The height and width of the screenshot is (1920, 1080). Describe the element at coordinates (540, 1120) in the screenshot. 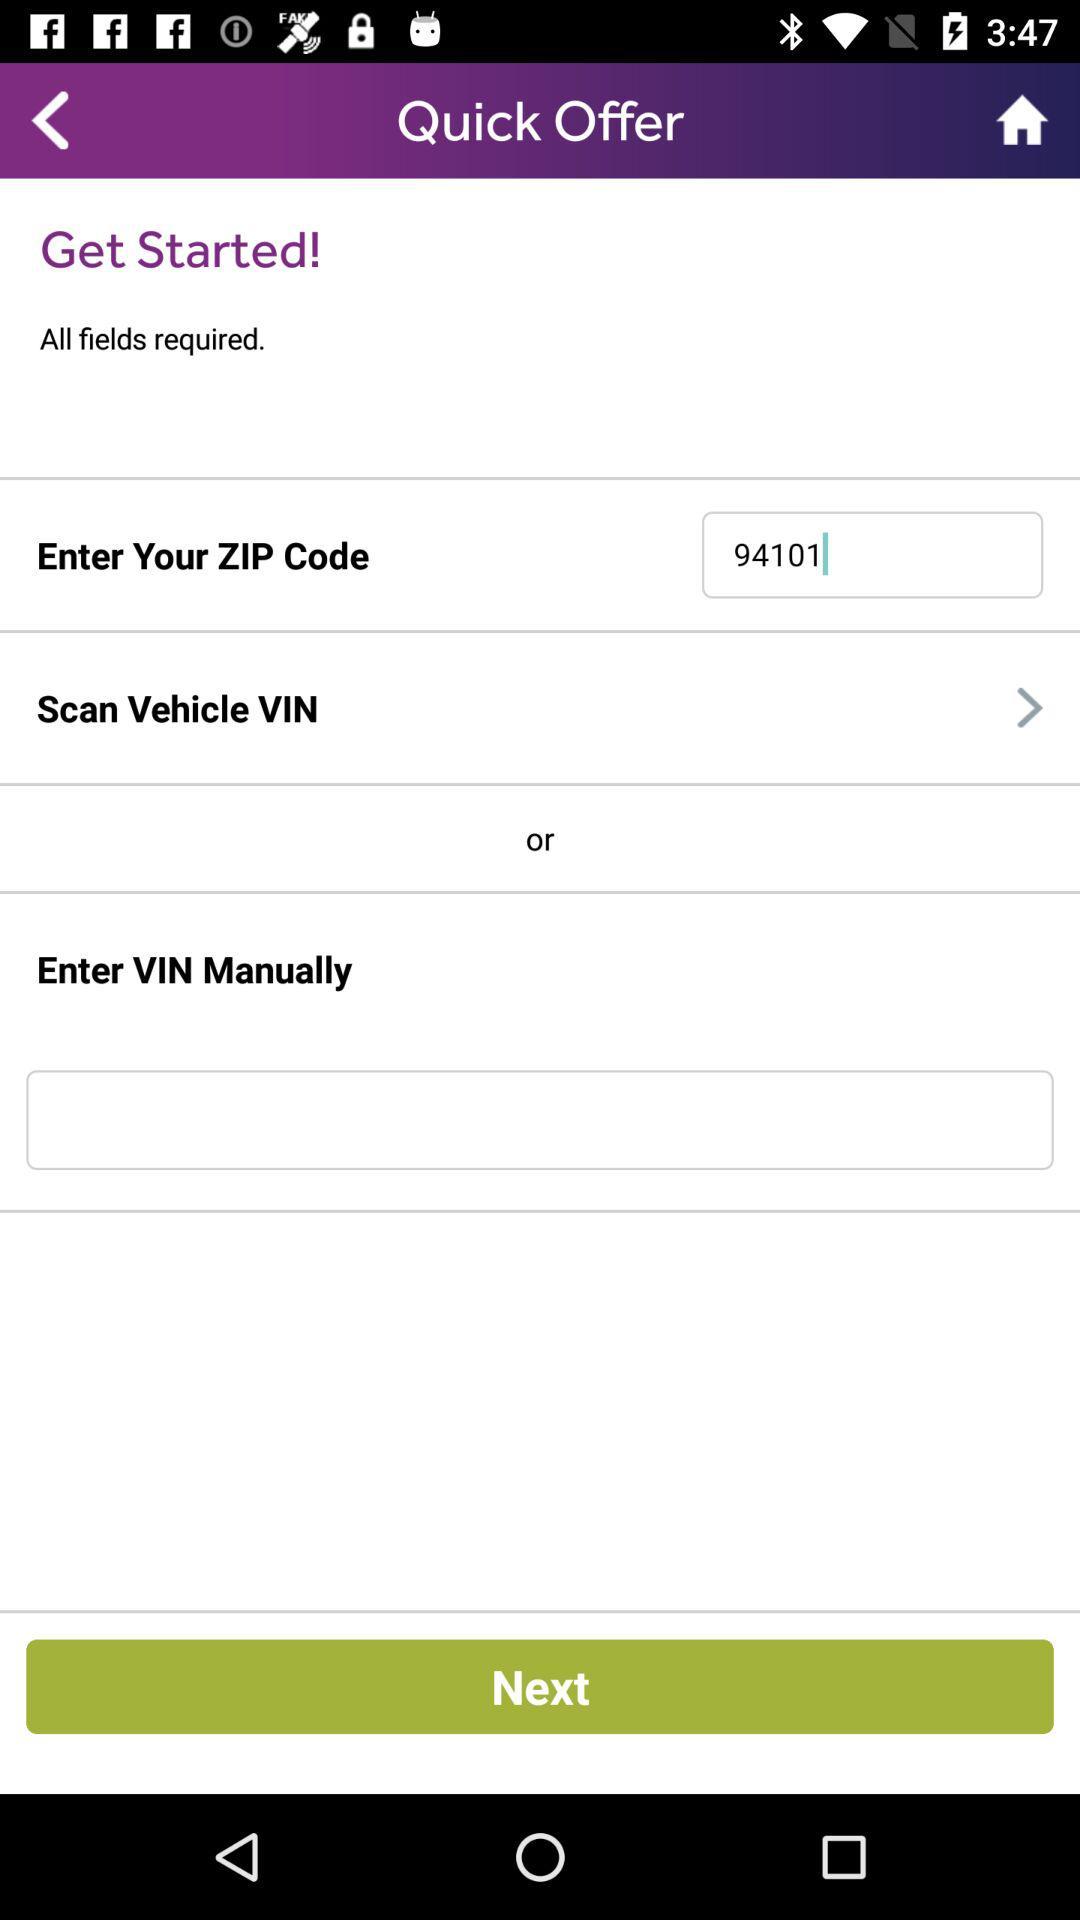

I see `vin manually` at that location.